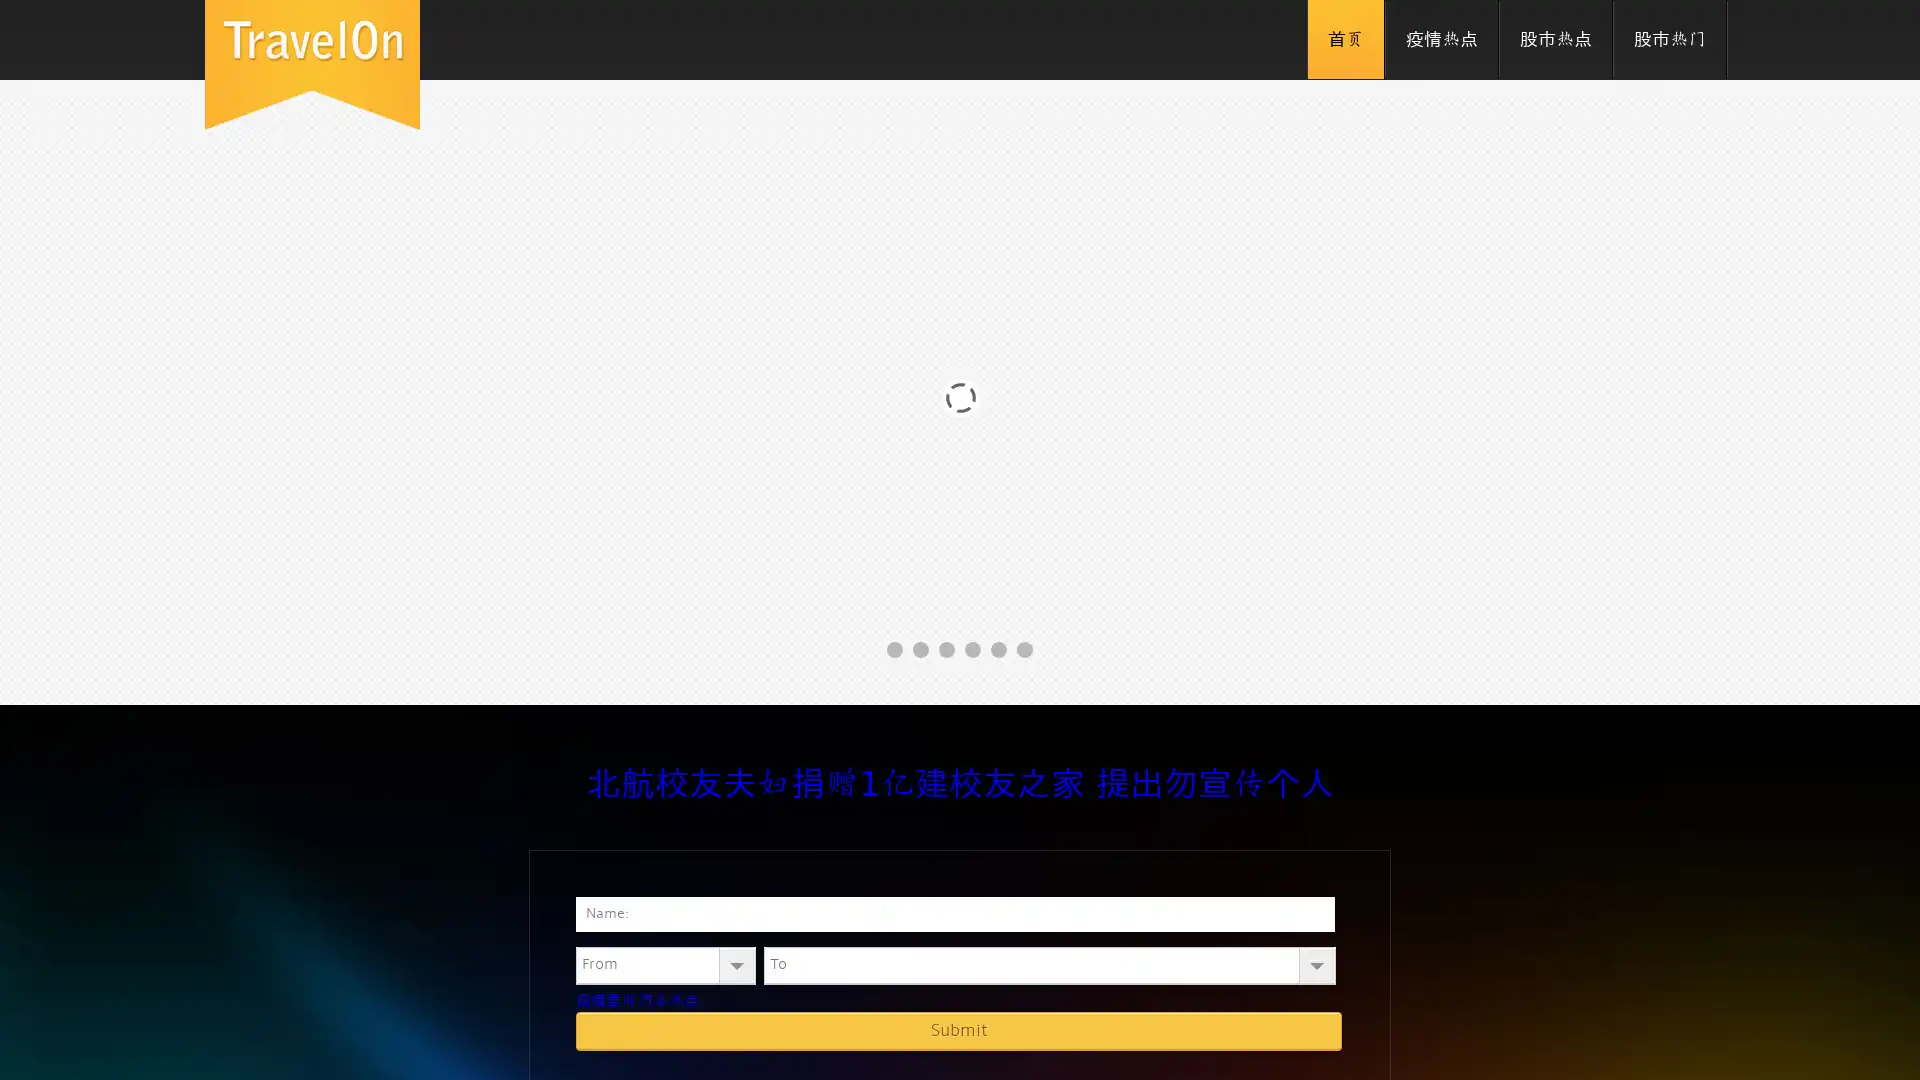 This screenshot has height=1080, width=1920. I want to click on submit, so click(958, 1030).